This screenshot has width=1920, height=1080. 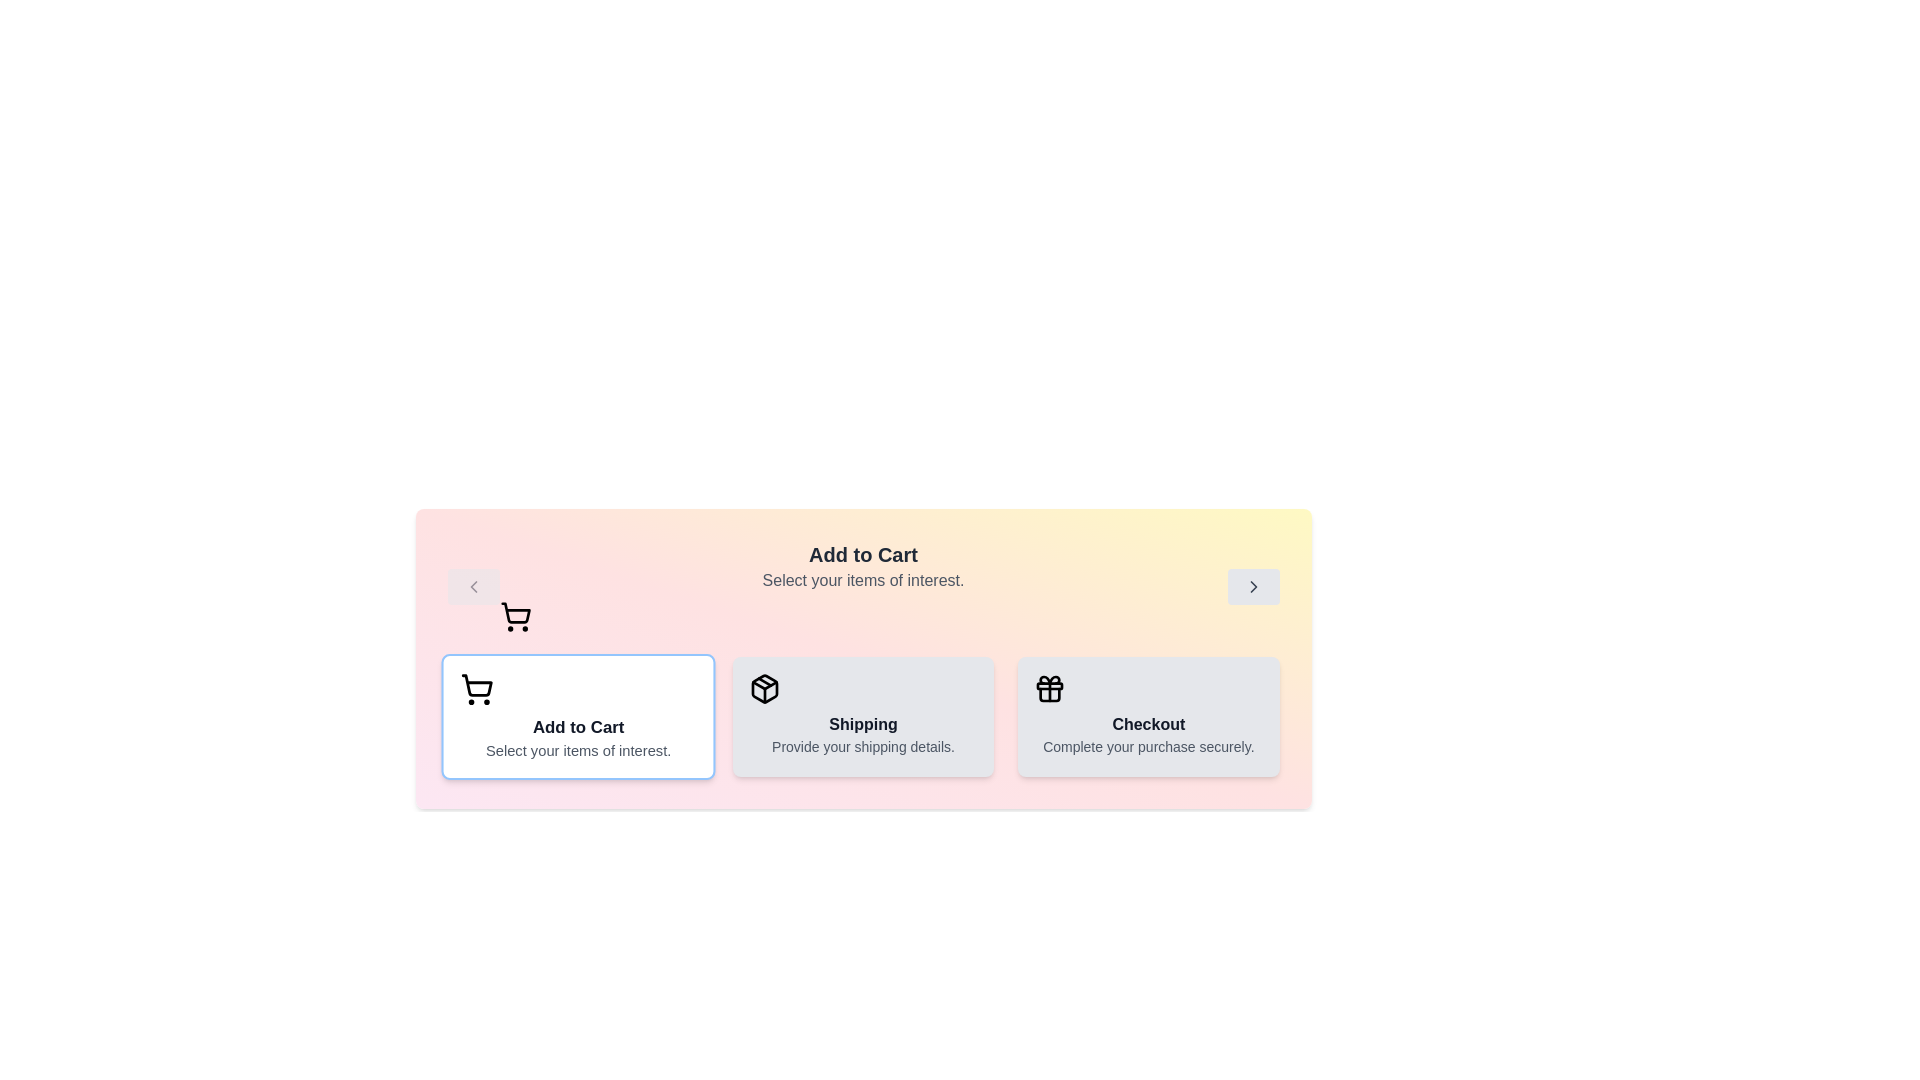 I want to click on the circular button with a left-facing chevron icon located in the 'Add to Cart' section, so click(x=472, y=585).